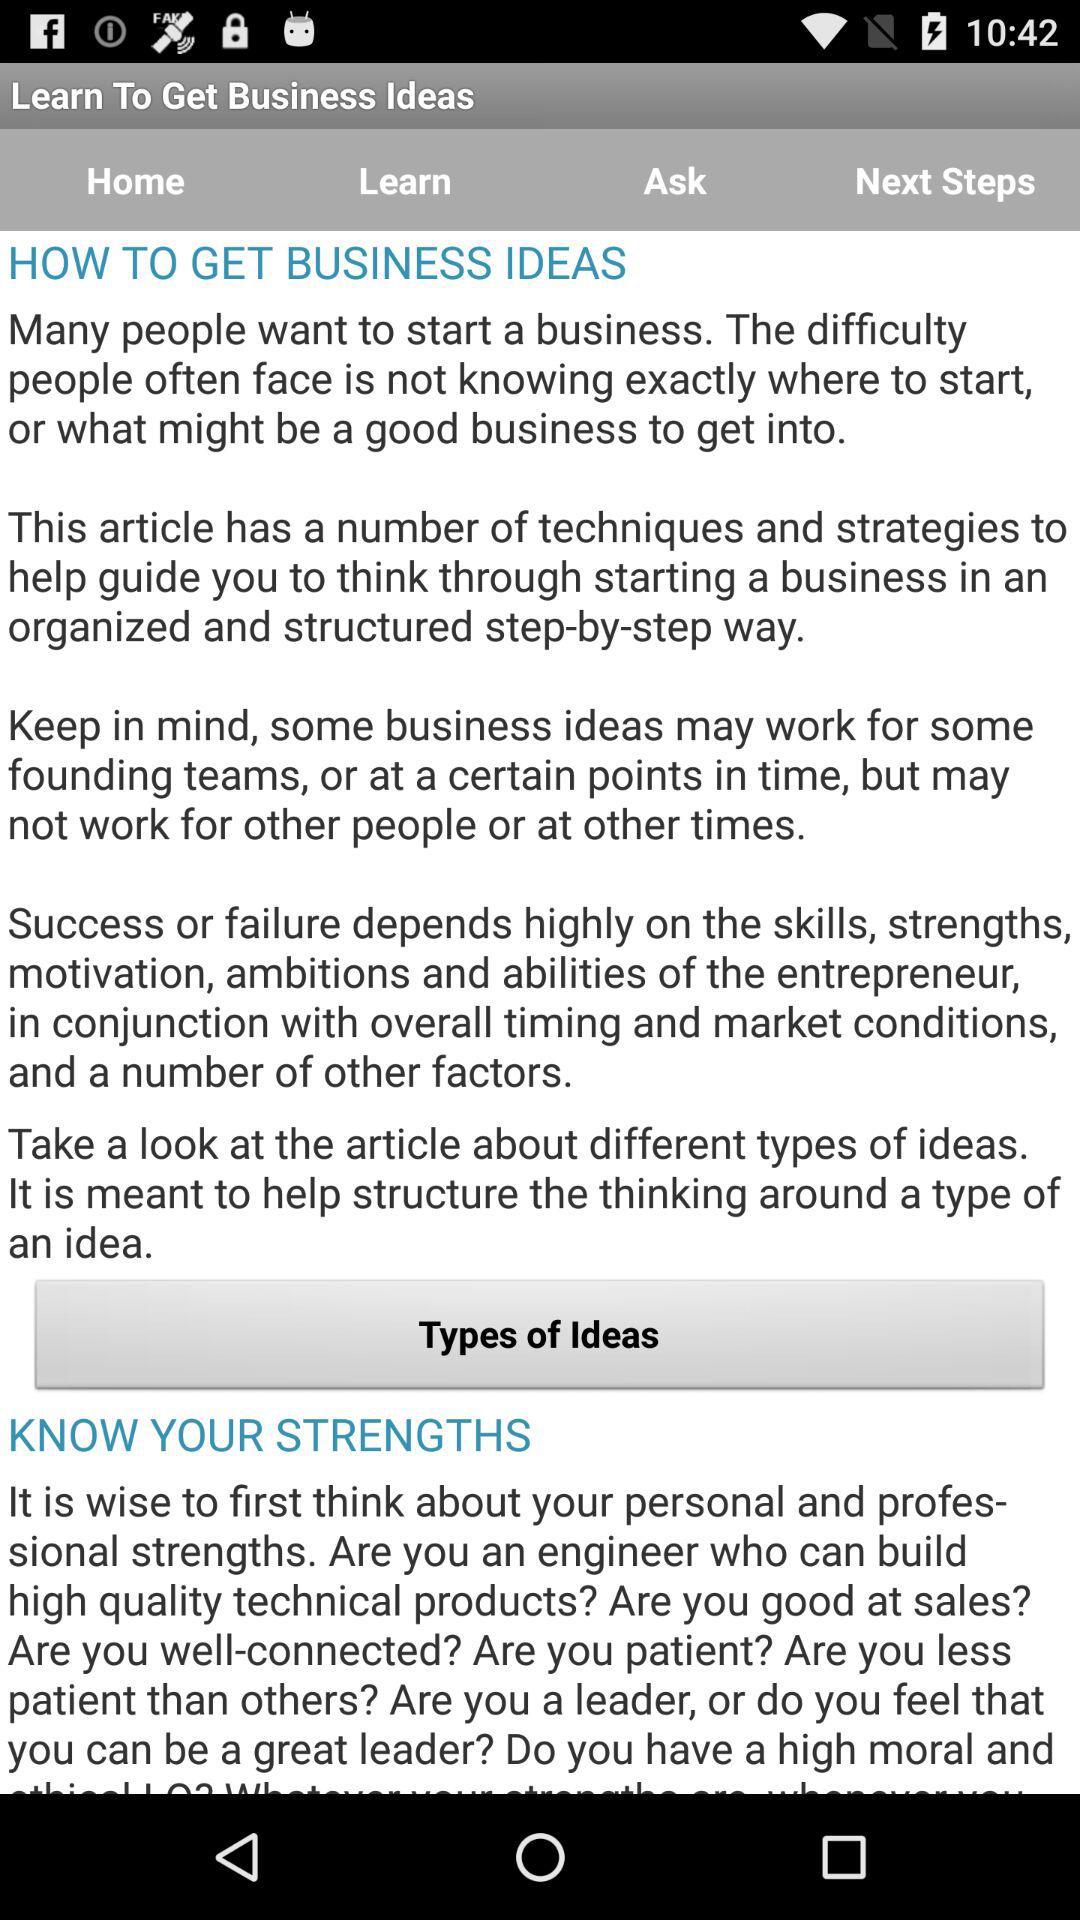 This screenshot has height=1920, width=1080. Describe the element at coordinates (135, 180) in the screenshot. I see `the item to the left of the learn` at that location.